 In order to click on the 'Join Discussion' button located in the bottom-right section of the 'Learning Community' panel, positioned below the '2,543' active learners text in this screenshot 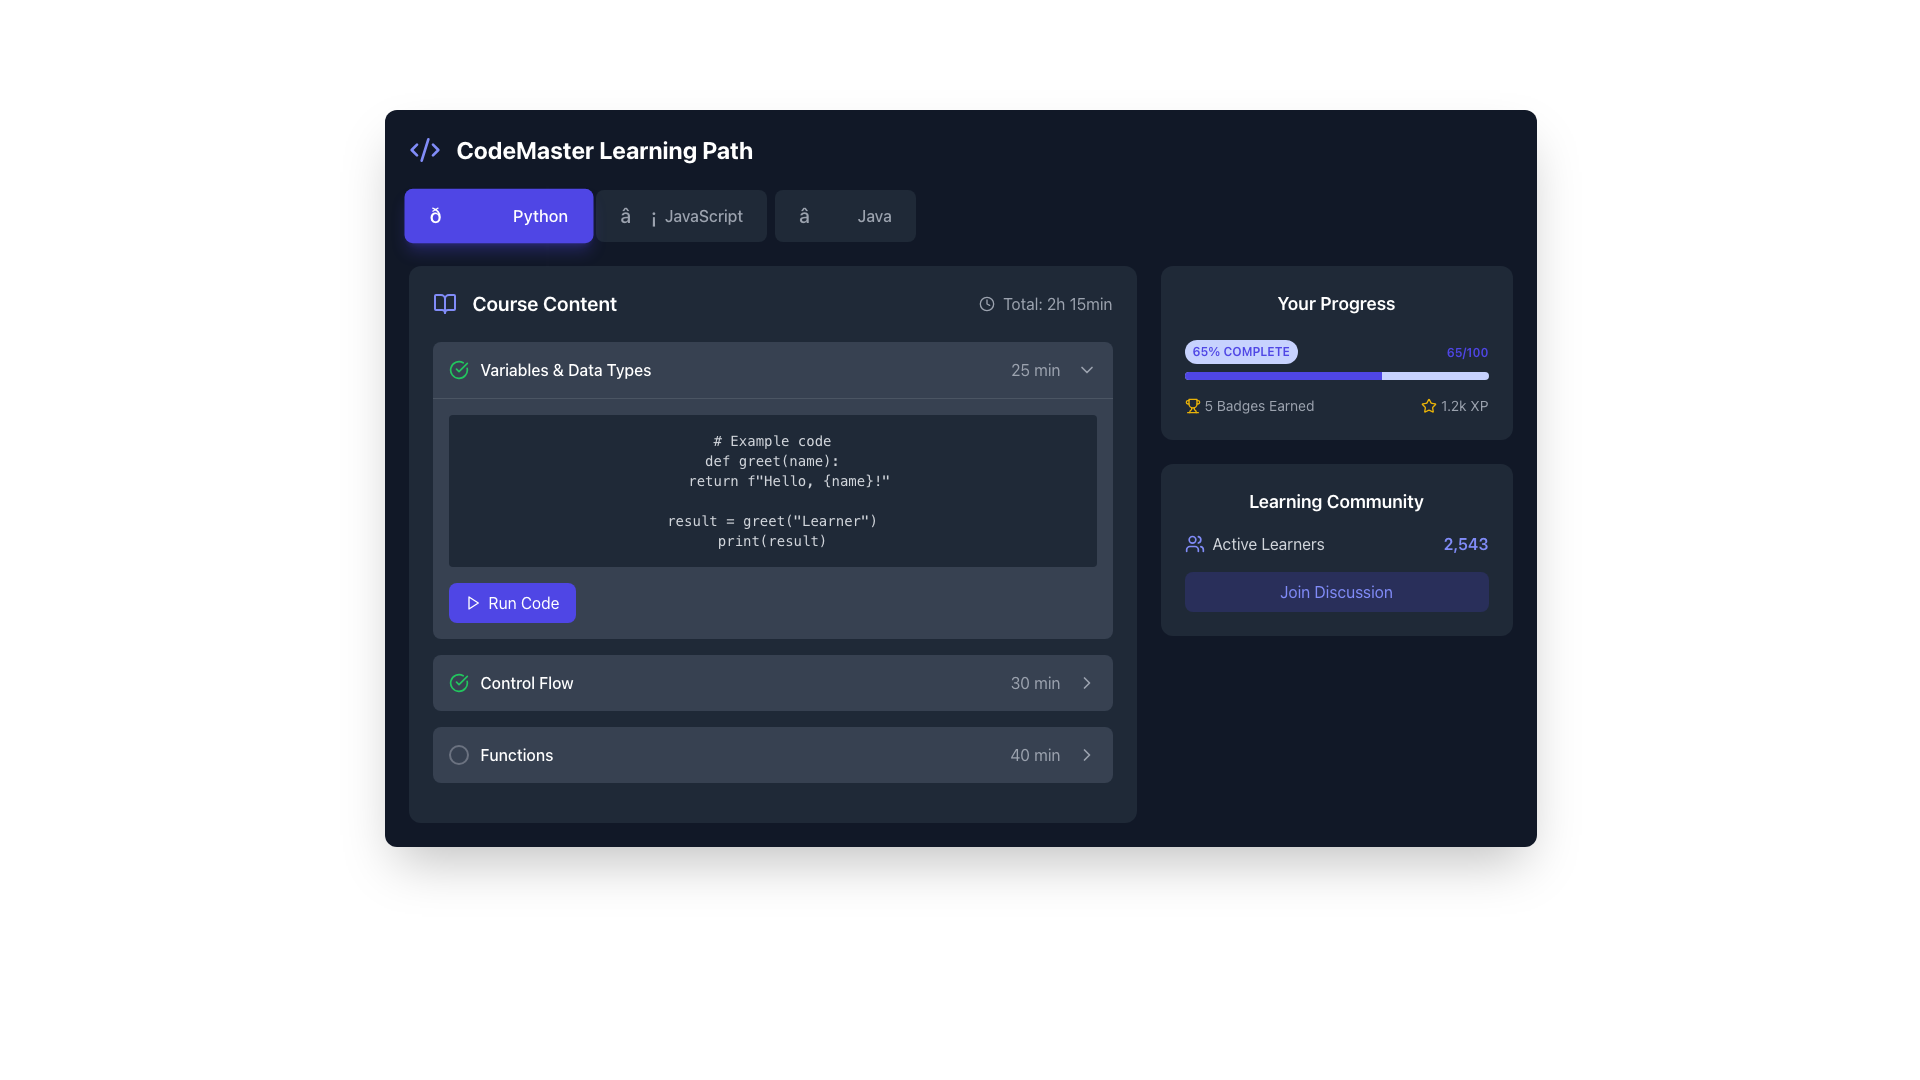, I will do `click(1336, 590)`.